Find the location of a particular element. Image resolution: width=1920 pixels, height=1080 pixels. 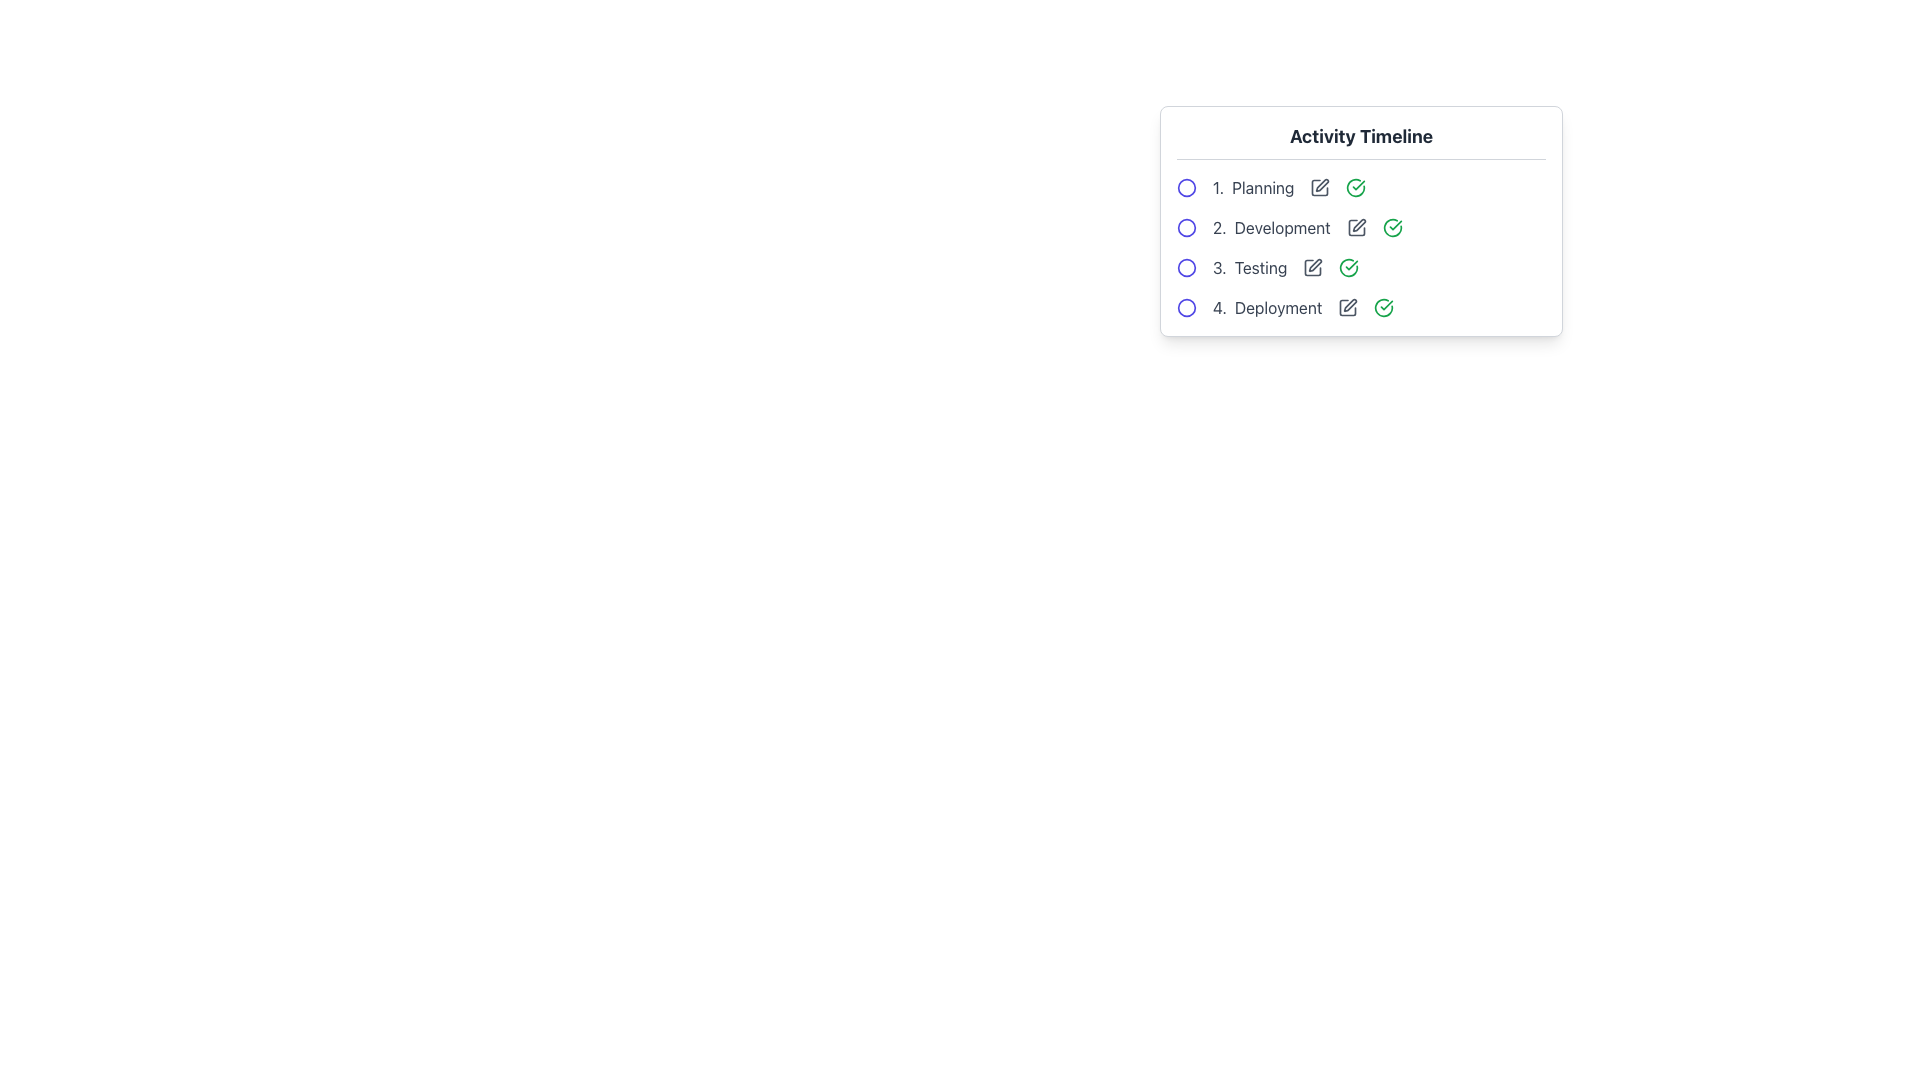

the completion icon for the '1. Planning' task, which is the third element after the blue circular icon and the text '1. Planning' in the Activity Timeline section is located at coordinates (1356, 188).